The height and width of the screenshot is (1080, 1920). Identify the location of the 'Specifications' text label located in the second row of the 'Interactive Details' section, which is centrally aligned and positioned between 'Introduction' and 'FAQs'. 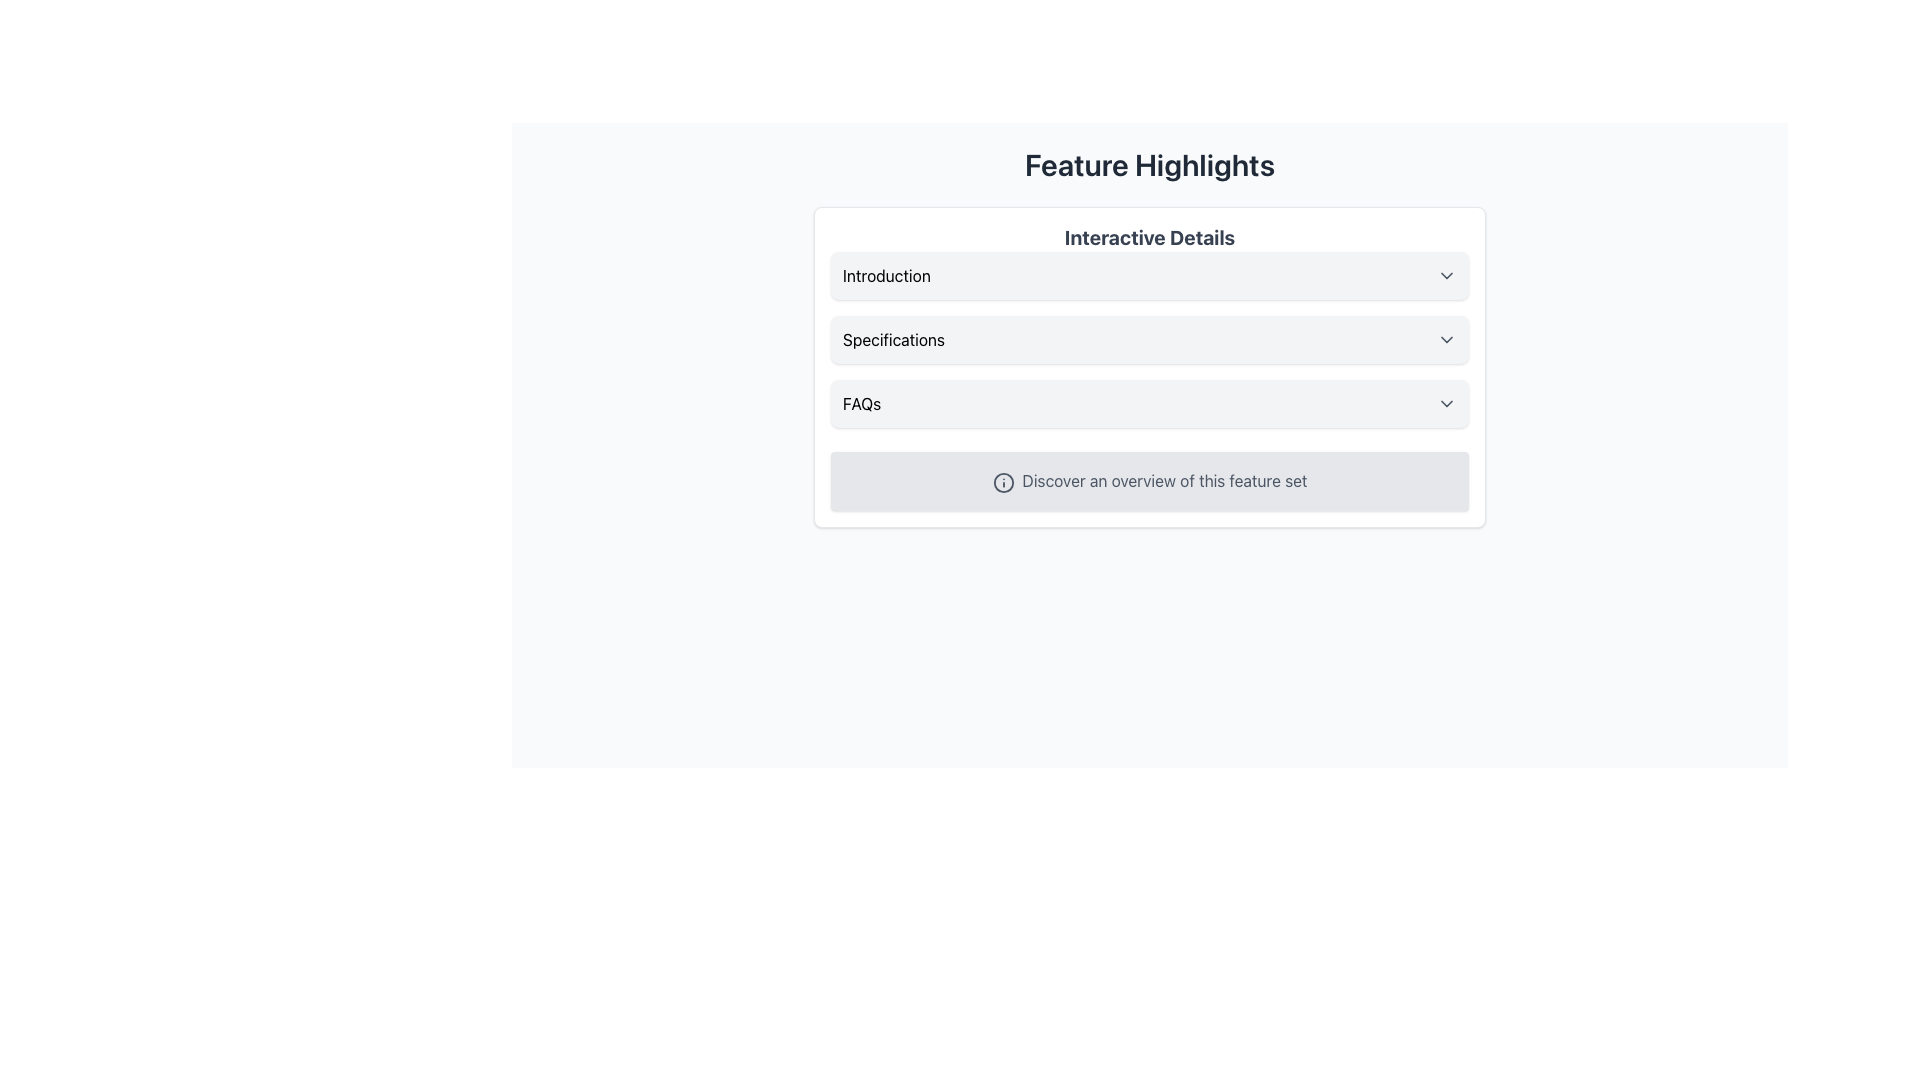
(893, 338).